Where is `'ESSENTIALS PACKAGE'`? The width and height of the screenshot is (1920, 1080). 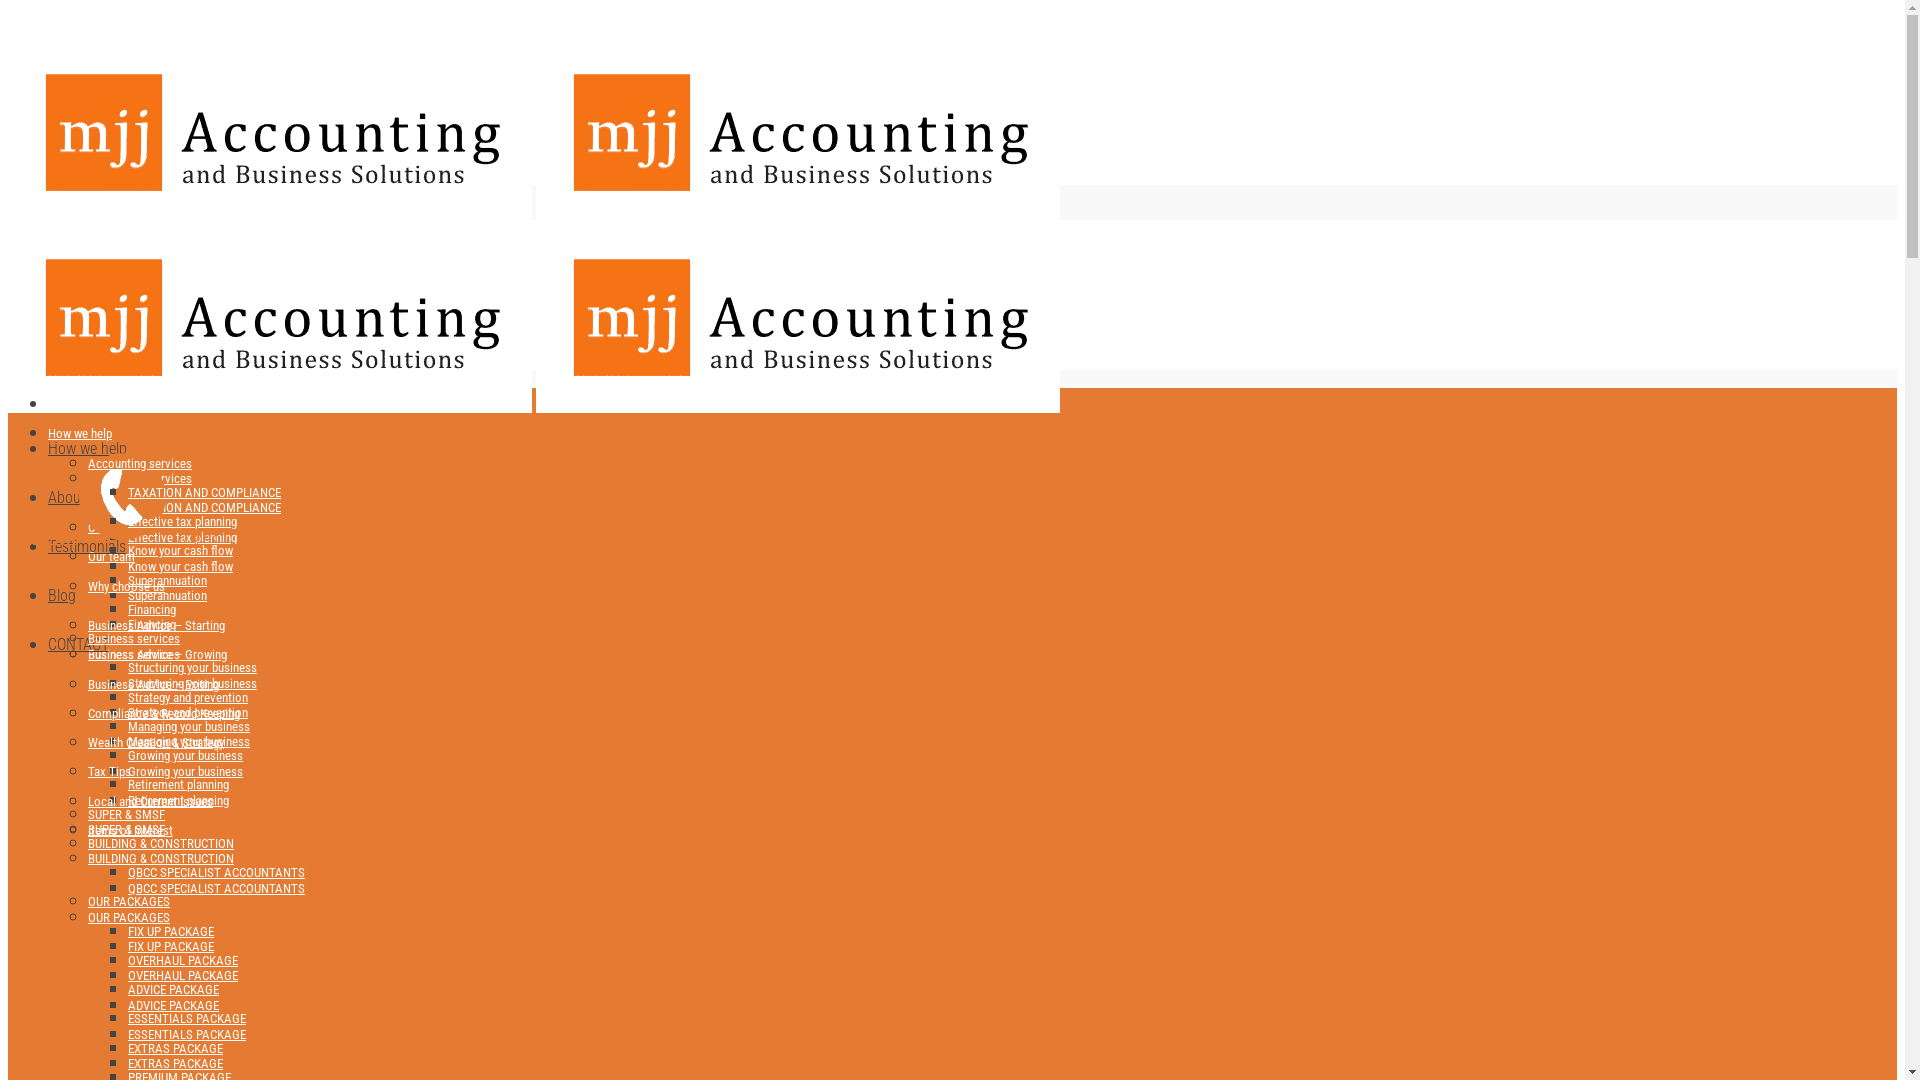 'ESSENTIALS PACKAGE' is located at coordinates (187, 1034).